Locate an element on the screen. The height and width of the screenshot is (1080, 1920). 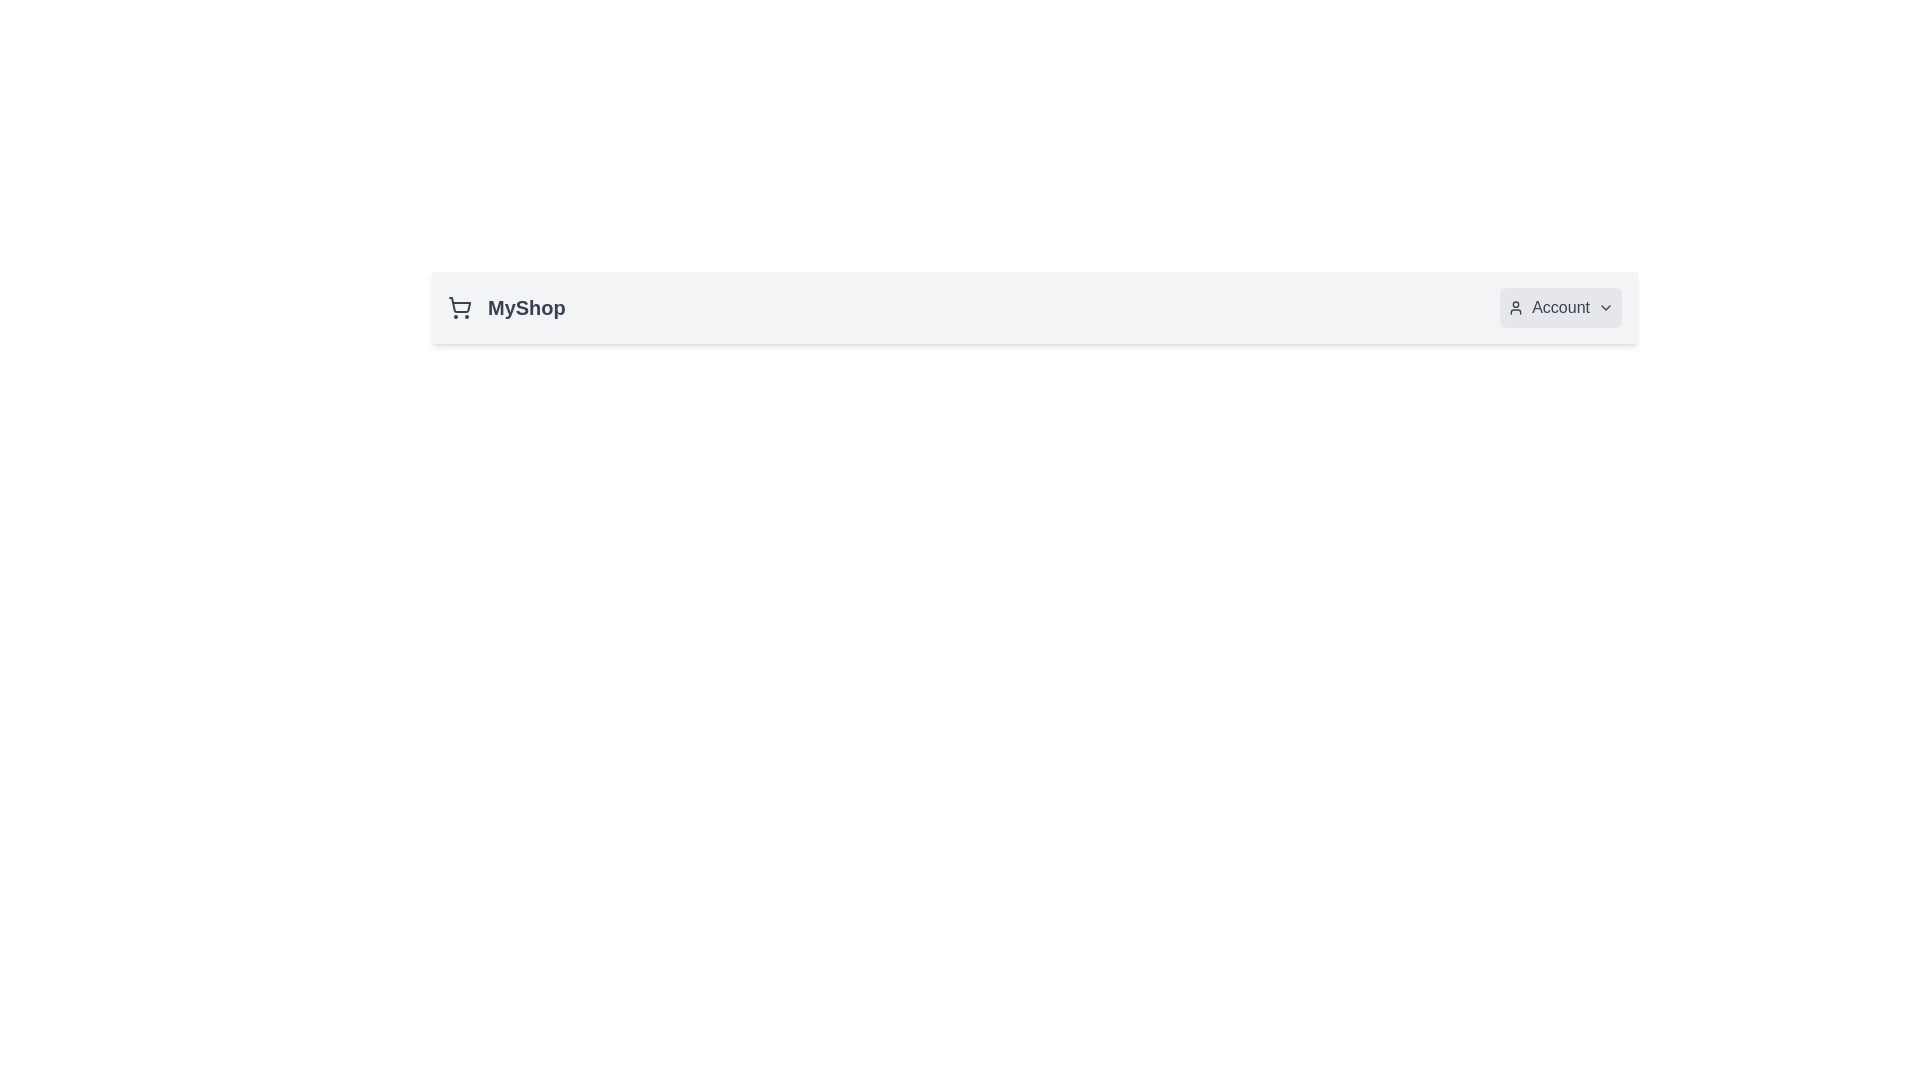
the branding or home navigation text label located in the top-left portion of the interface, adjacent to the shopping cart icon is located at coordinates (526, 308).